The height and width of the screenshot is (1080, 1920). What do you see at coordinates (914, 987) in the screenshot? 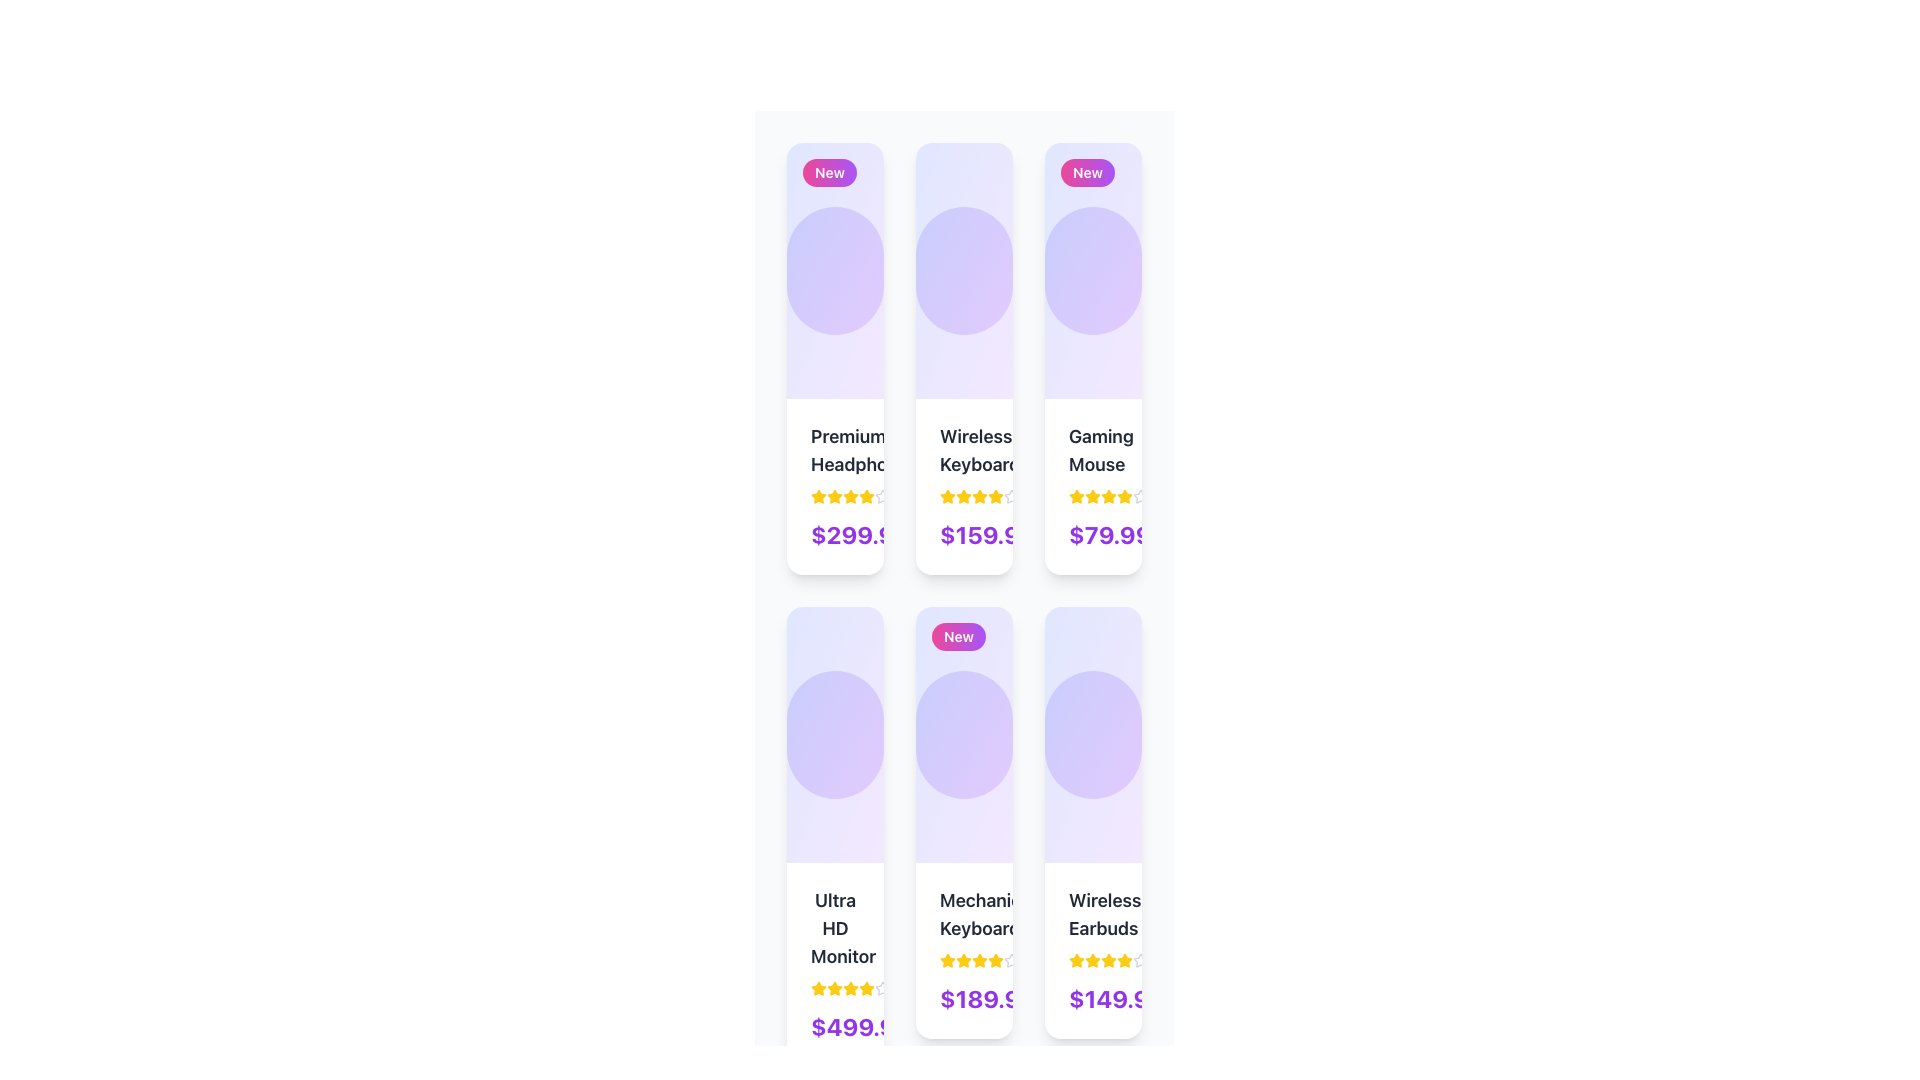
I see `the rating count displayed as '(167)' in gray color, located at the bottom-right corner of the 'Mechanical Keyboard' product card, next to the star rating components` at bounding box center [914, 987].